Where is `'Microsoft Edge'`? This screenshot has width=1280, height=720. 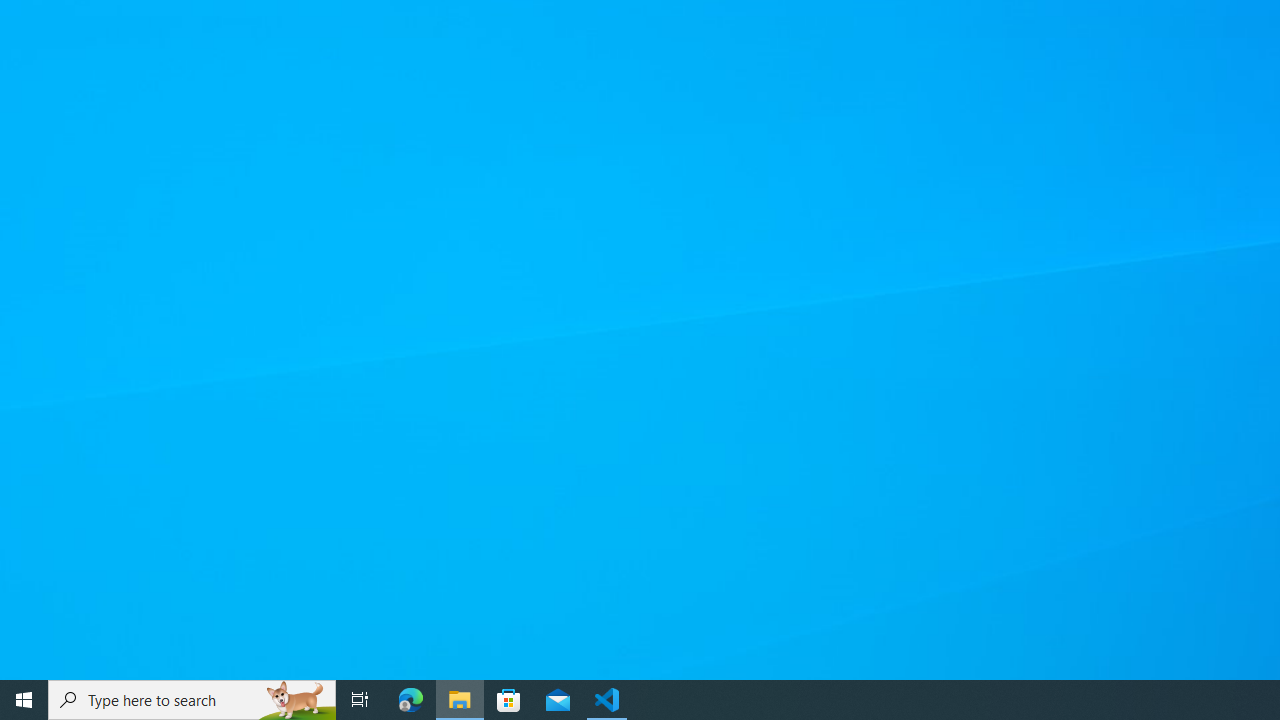
'Microsoft Edge' is located at coordinates (410, 698).